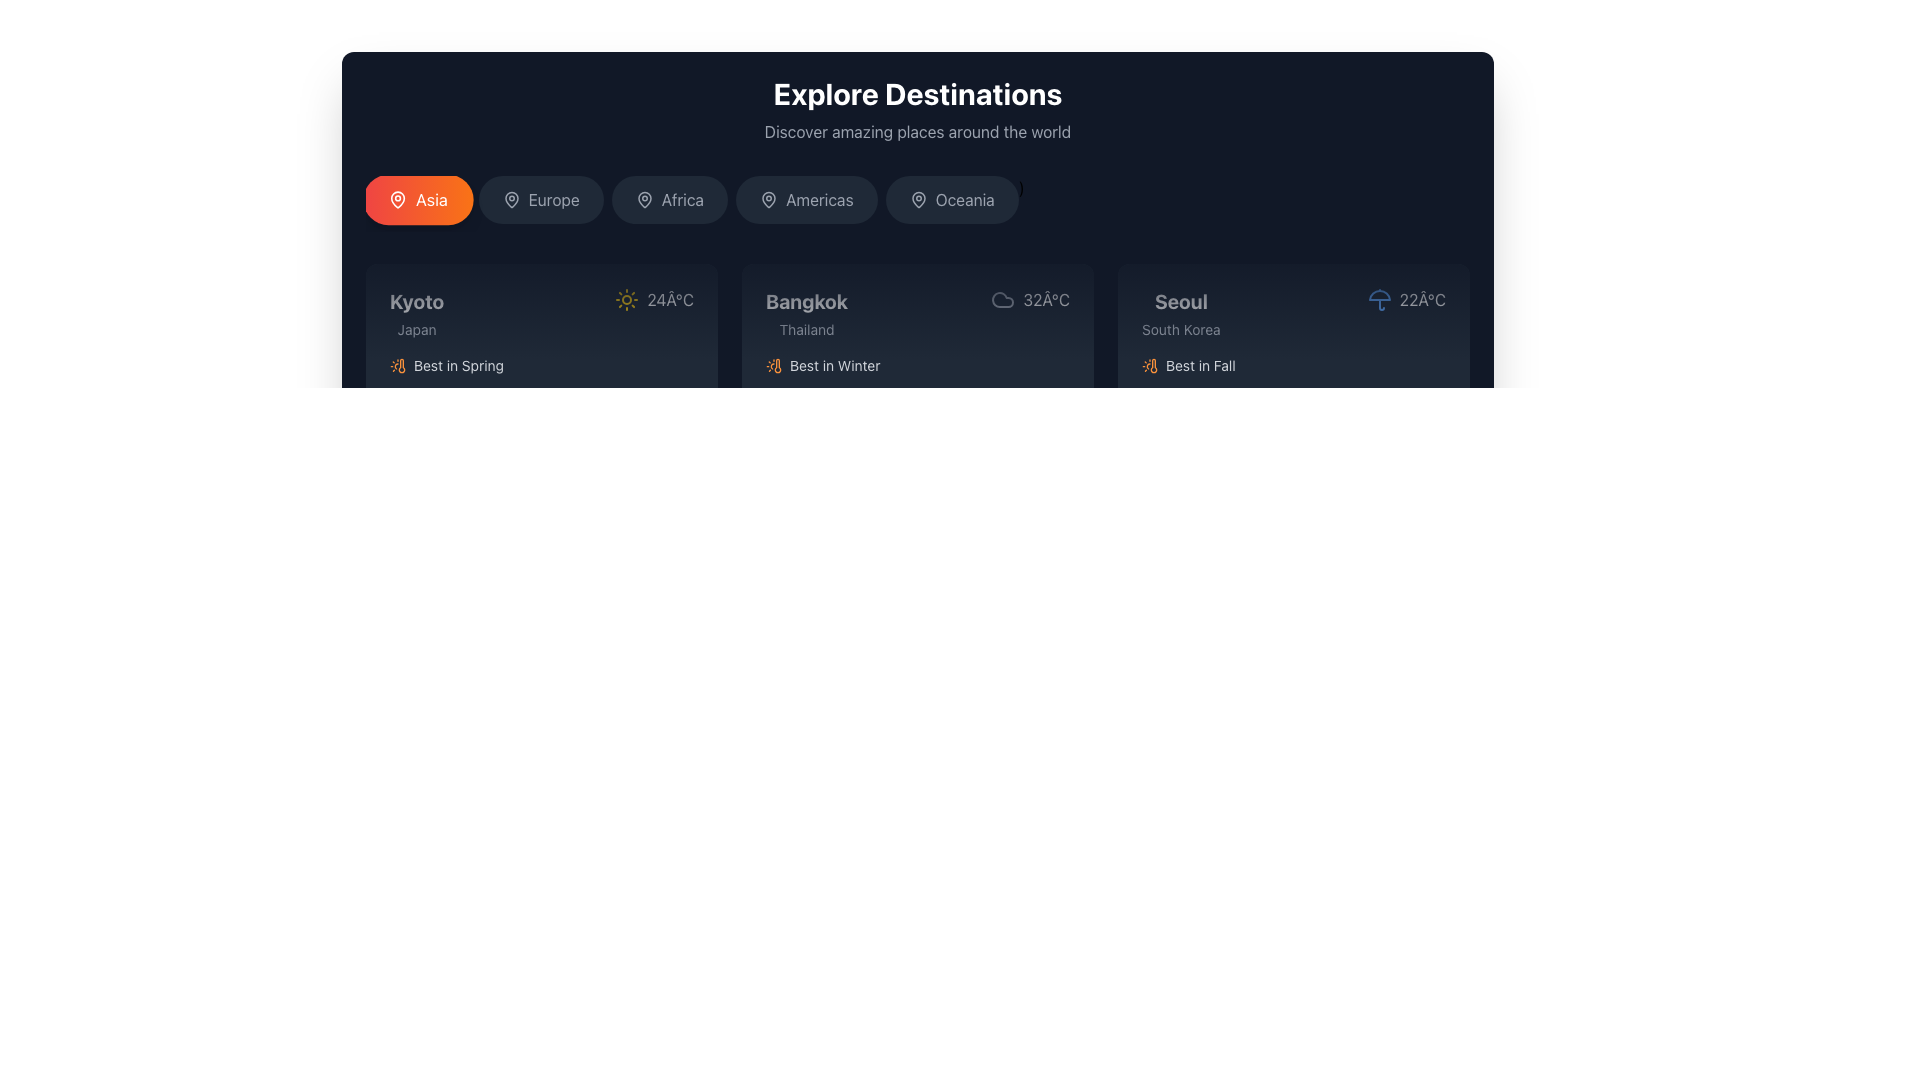  I want to click on the navigation menu, so click(916, 204).